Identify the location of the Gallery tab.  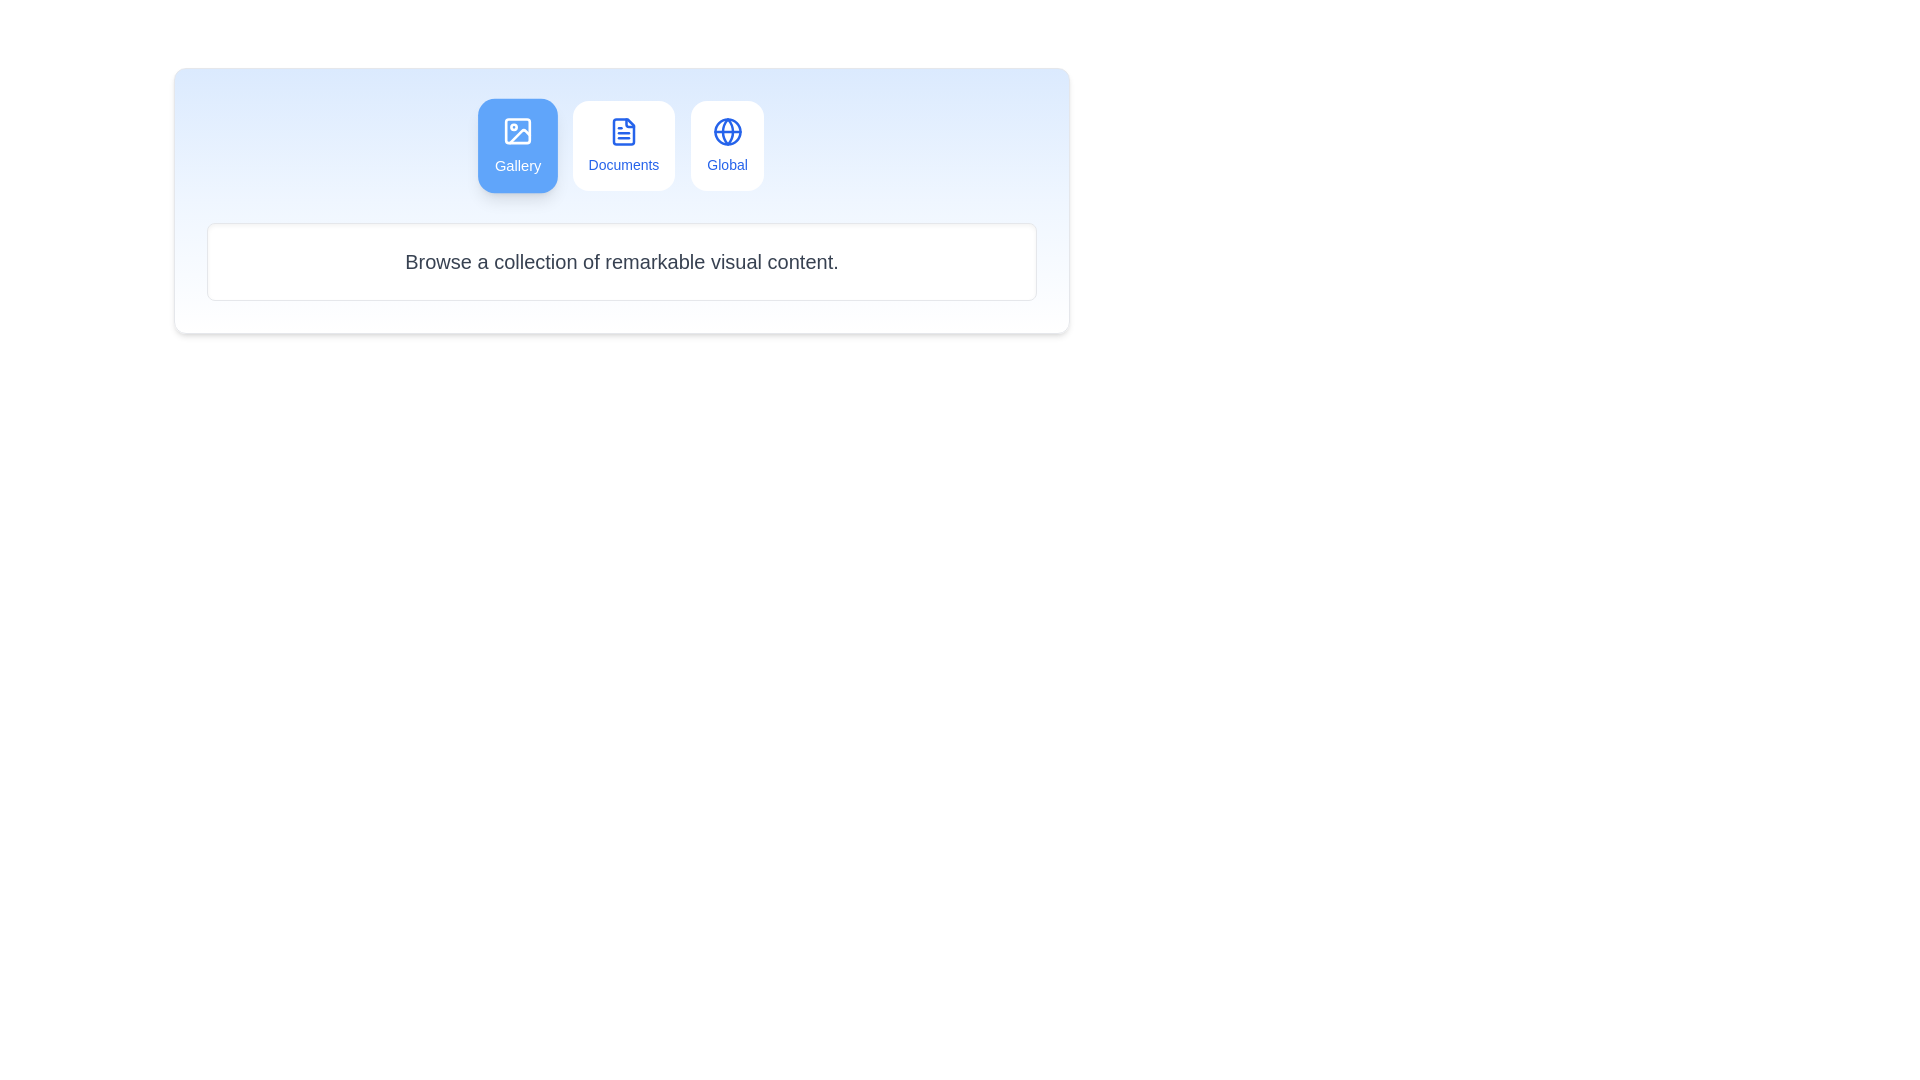
(518, 145).